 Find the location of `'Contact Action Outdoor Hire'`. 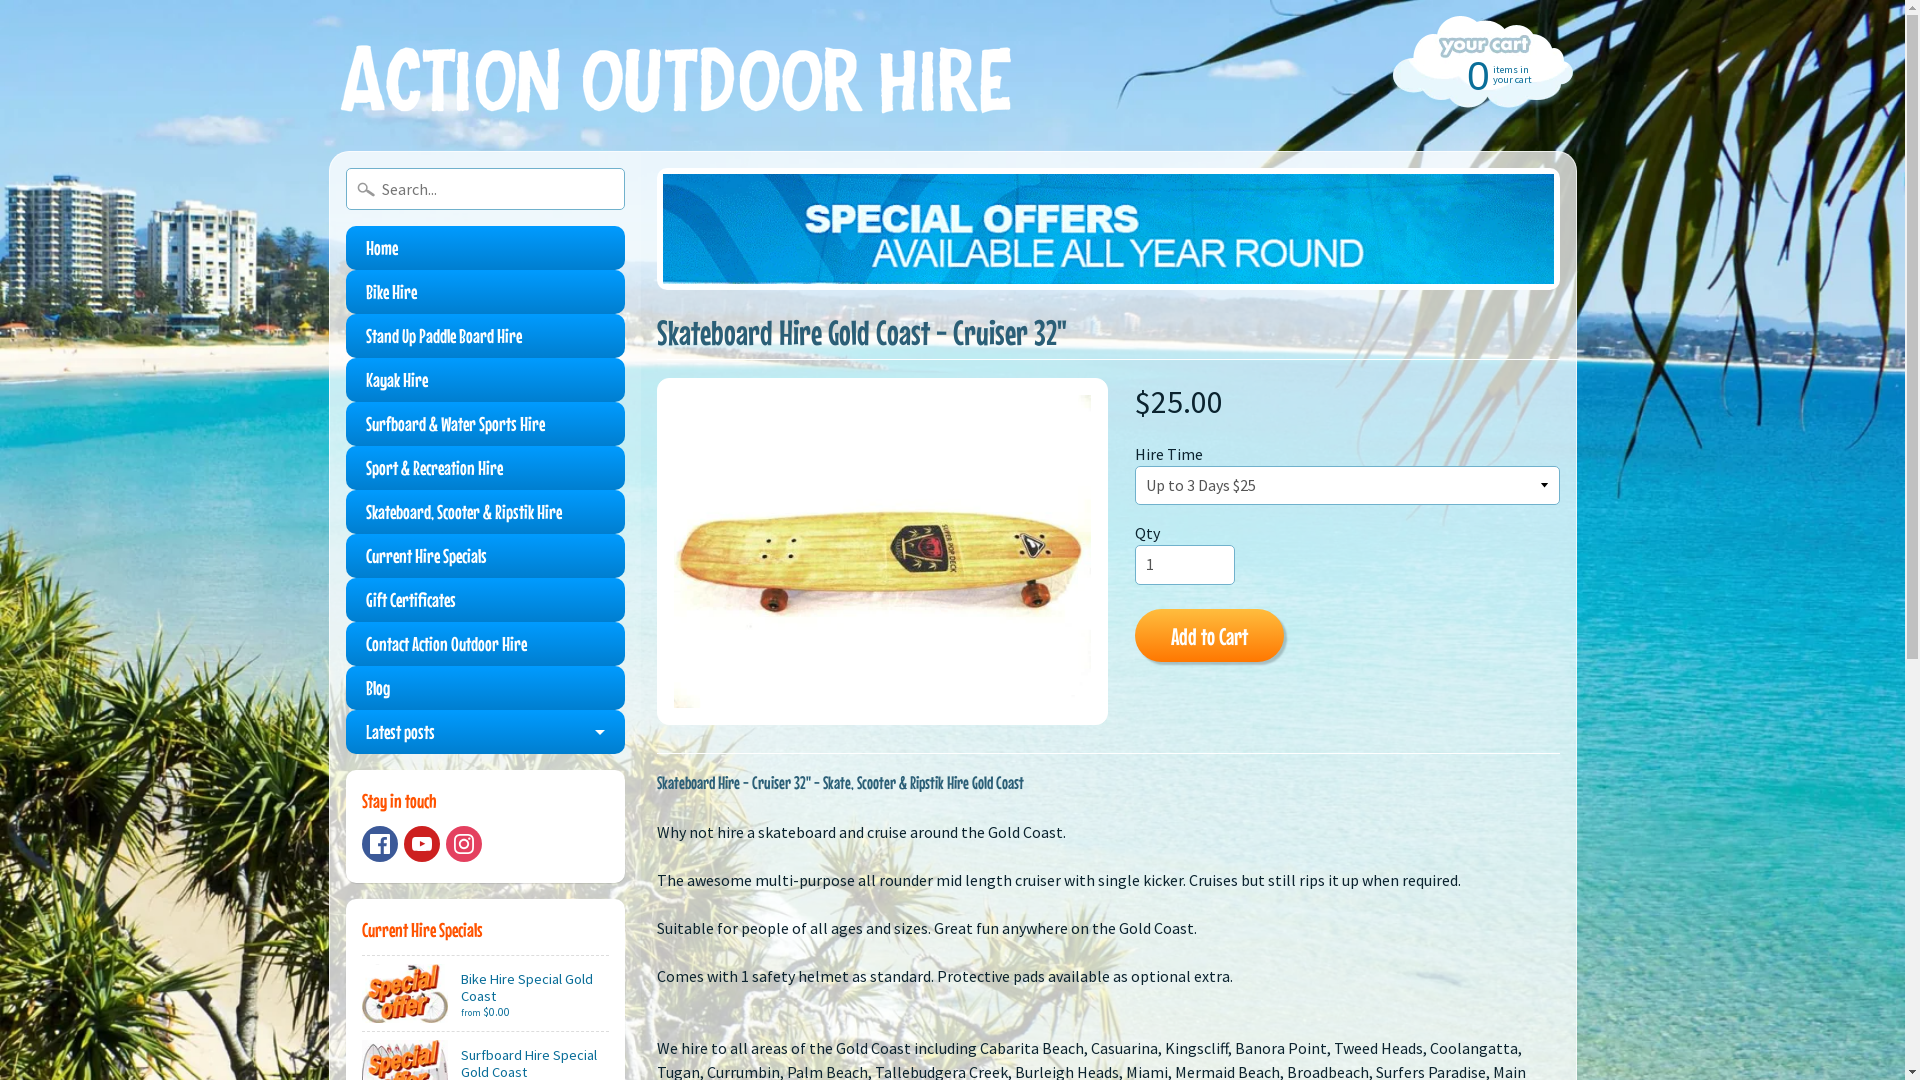

'Contact Action Outdoor Hire' is located at coordinates (485, 644).